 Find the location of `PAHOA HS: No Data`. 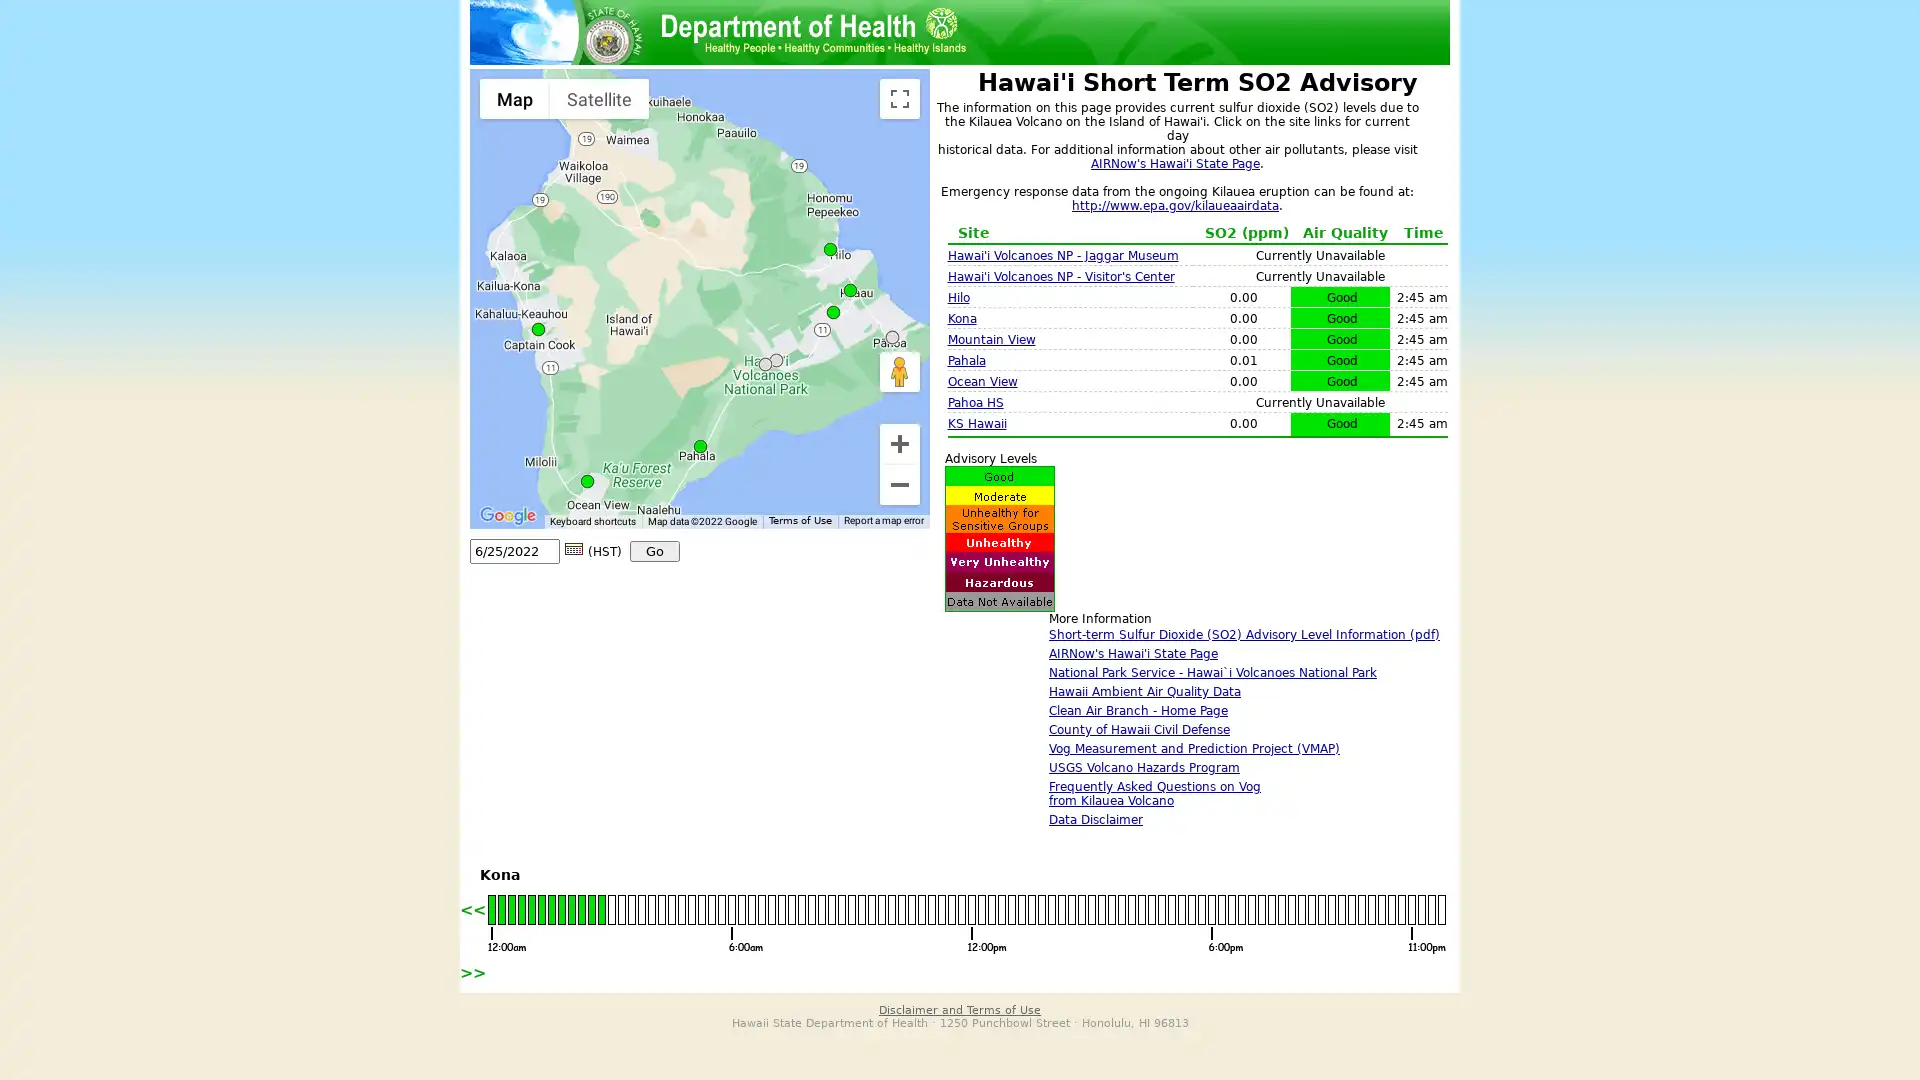

PAHOA HS: No Data is located at coordinates (891, 336).